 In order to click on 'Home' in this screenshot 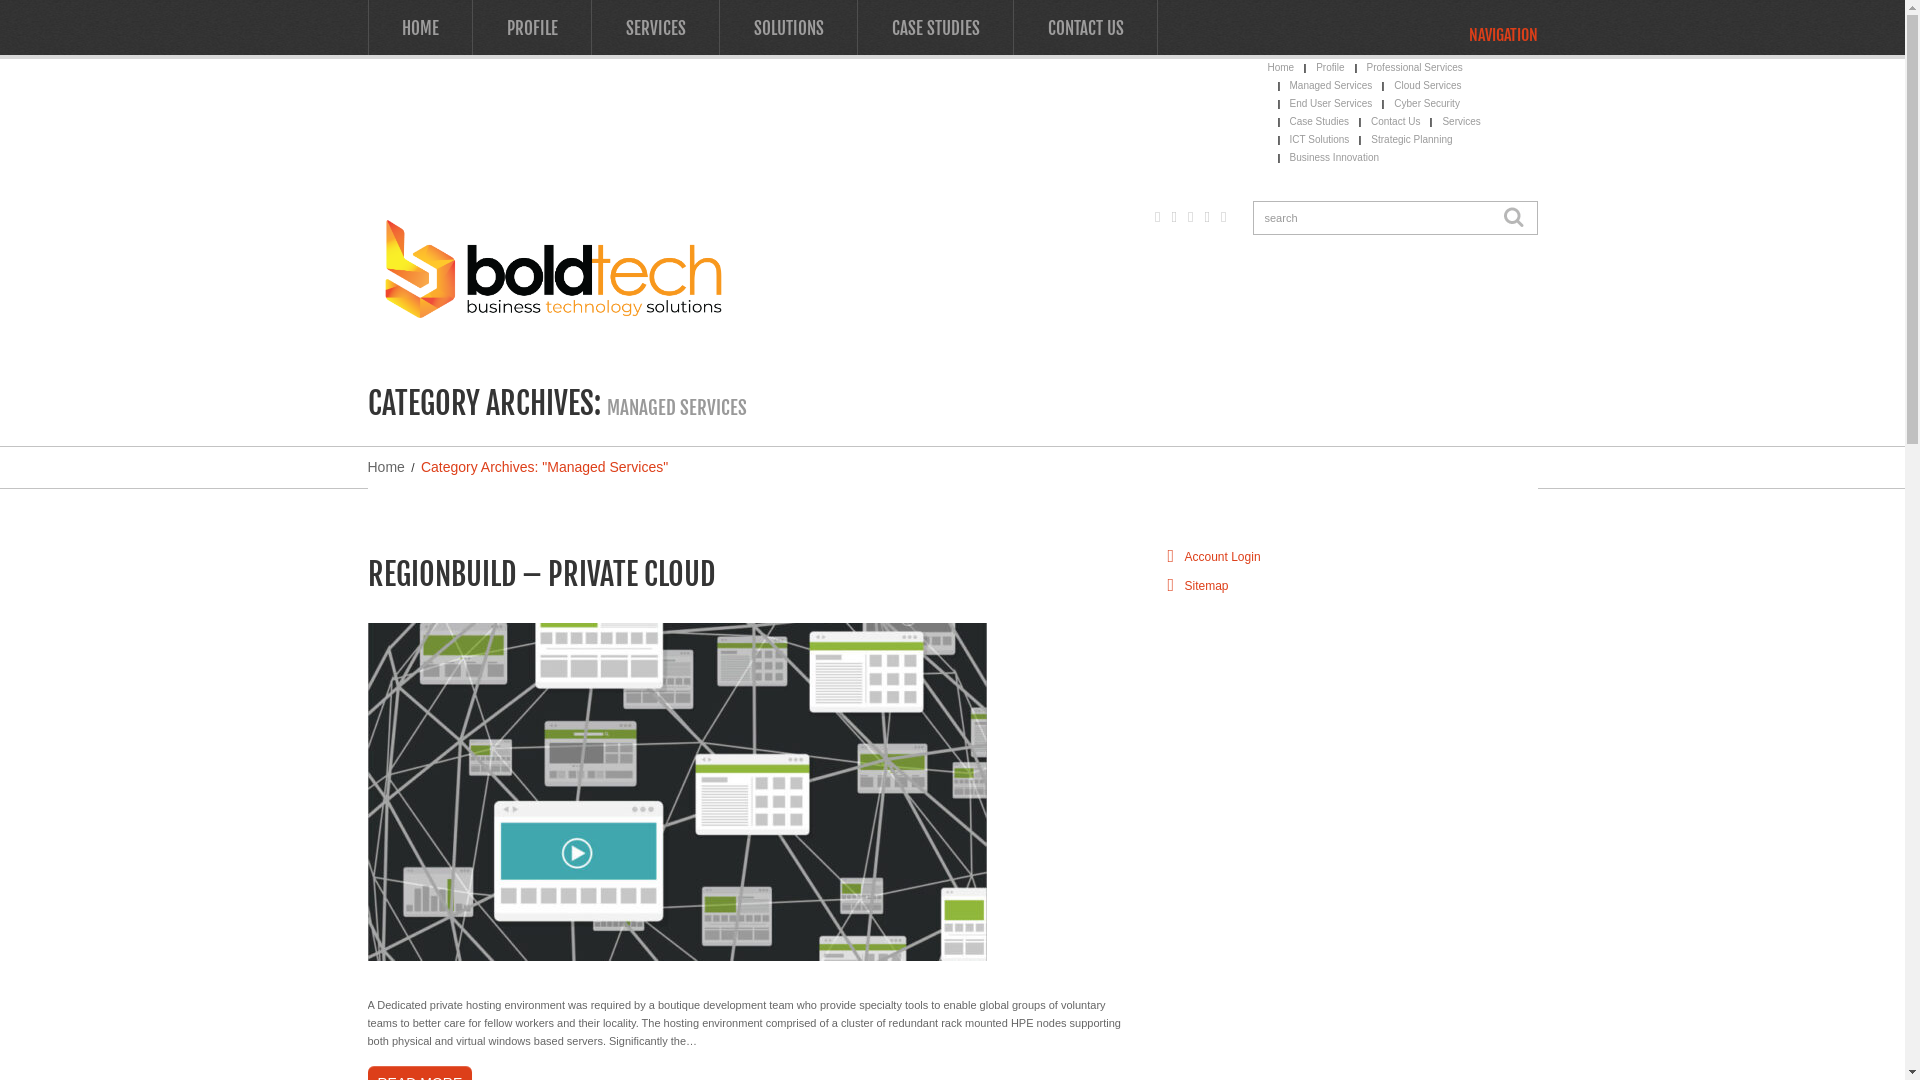, I will do `click(386, 466)`.